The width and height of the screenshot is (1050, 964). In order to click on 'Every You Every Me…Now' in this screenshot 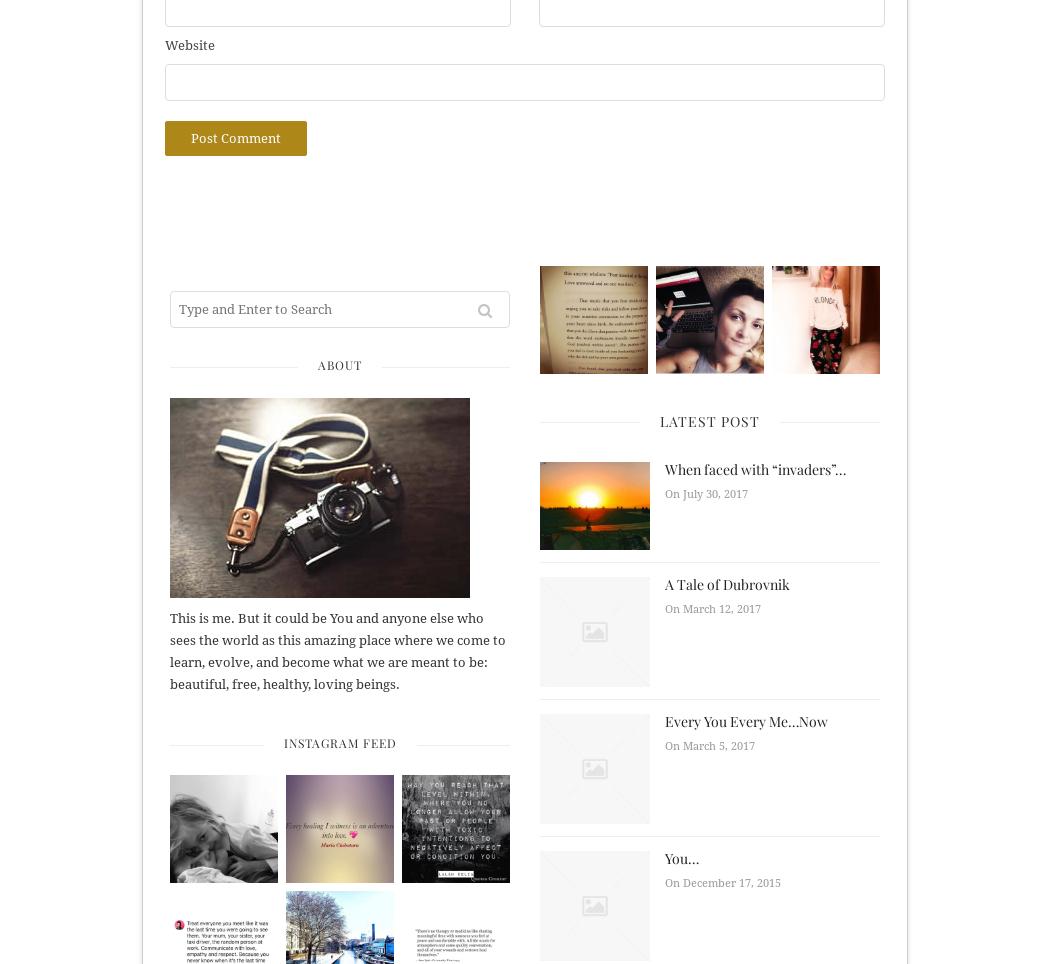, I will do `click(745, 720)`.